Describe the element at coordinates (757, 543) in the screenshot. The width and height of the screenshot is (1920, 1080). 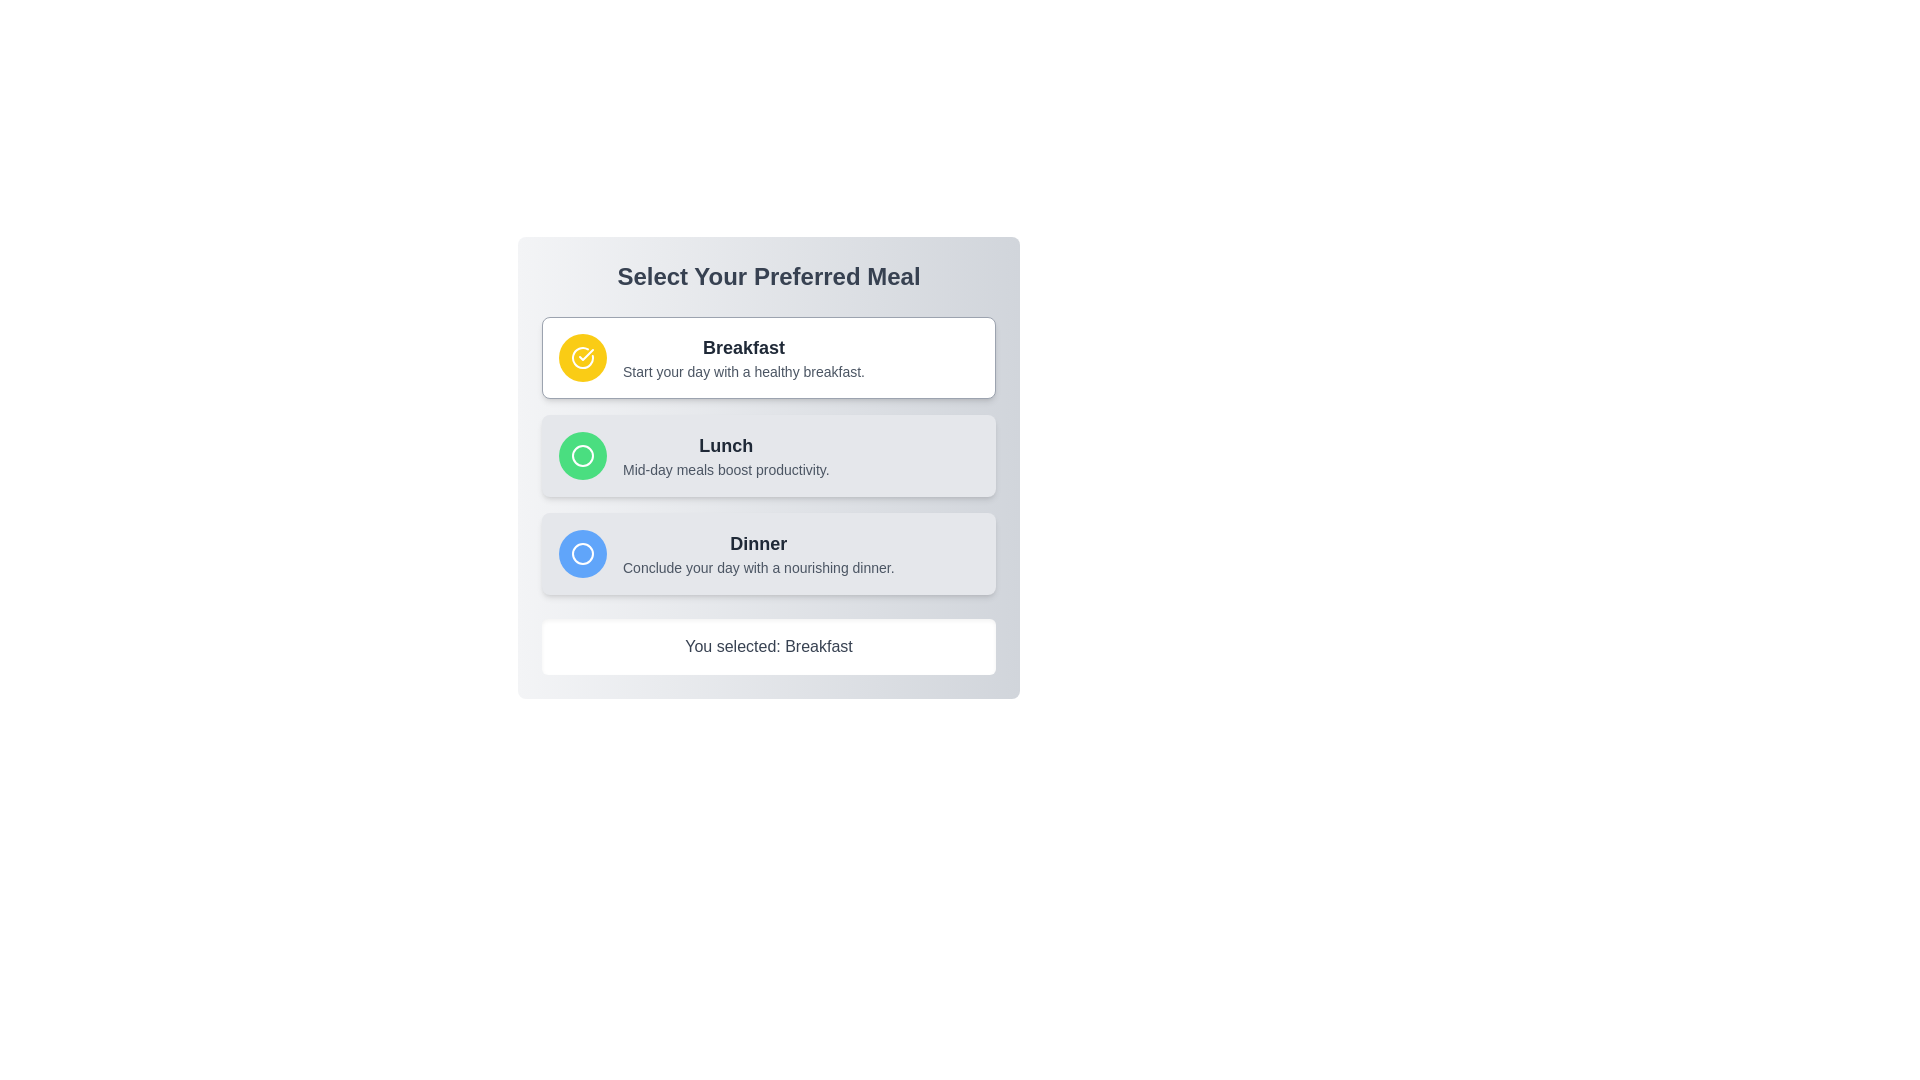
I see `the header text indicating 'Dinner', which is the third meal option in the vertical list of meal choices` at that location.